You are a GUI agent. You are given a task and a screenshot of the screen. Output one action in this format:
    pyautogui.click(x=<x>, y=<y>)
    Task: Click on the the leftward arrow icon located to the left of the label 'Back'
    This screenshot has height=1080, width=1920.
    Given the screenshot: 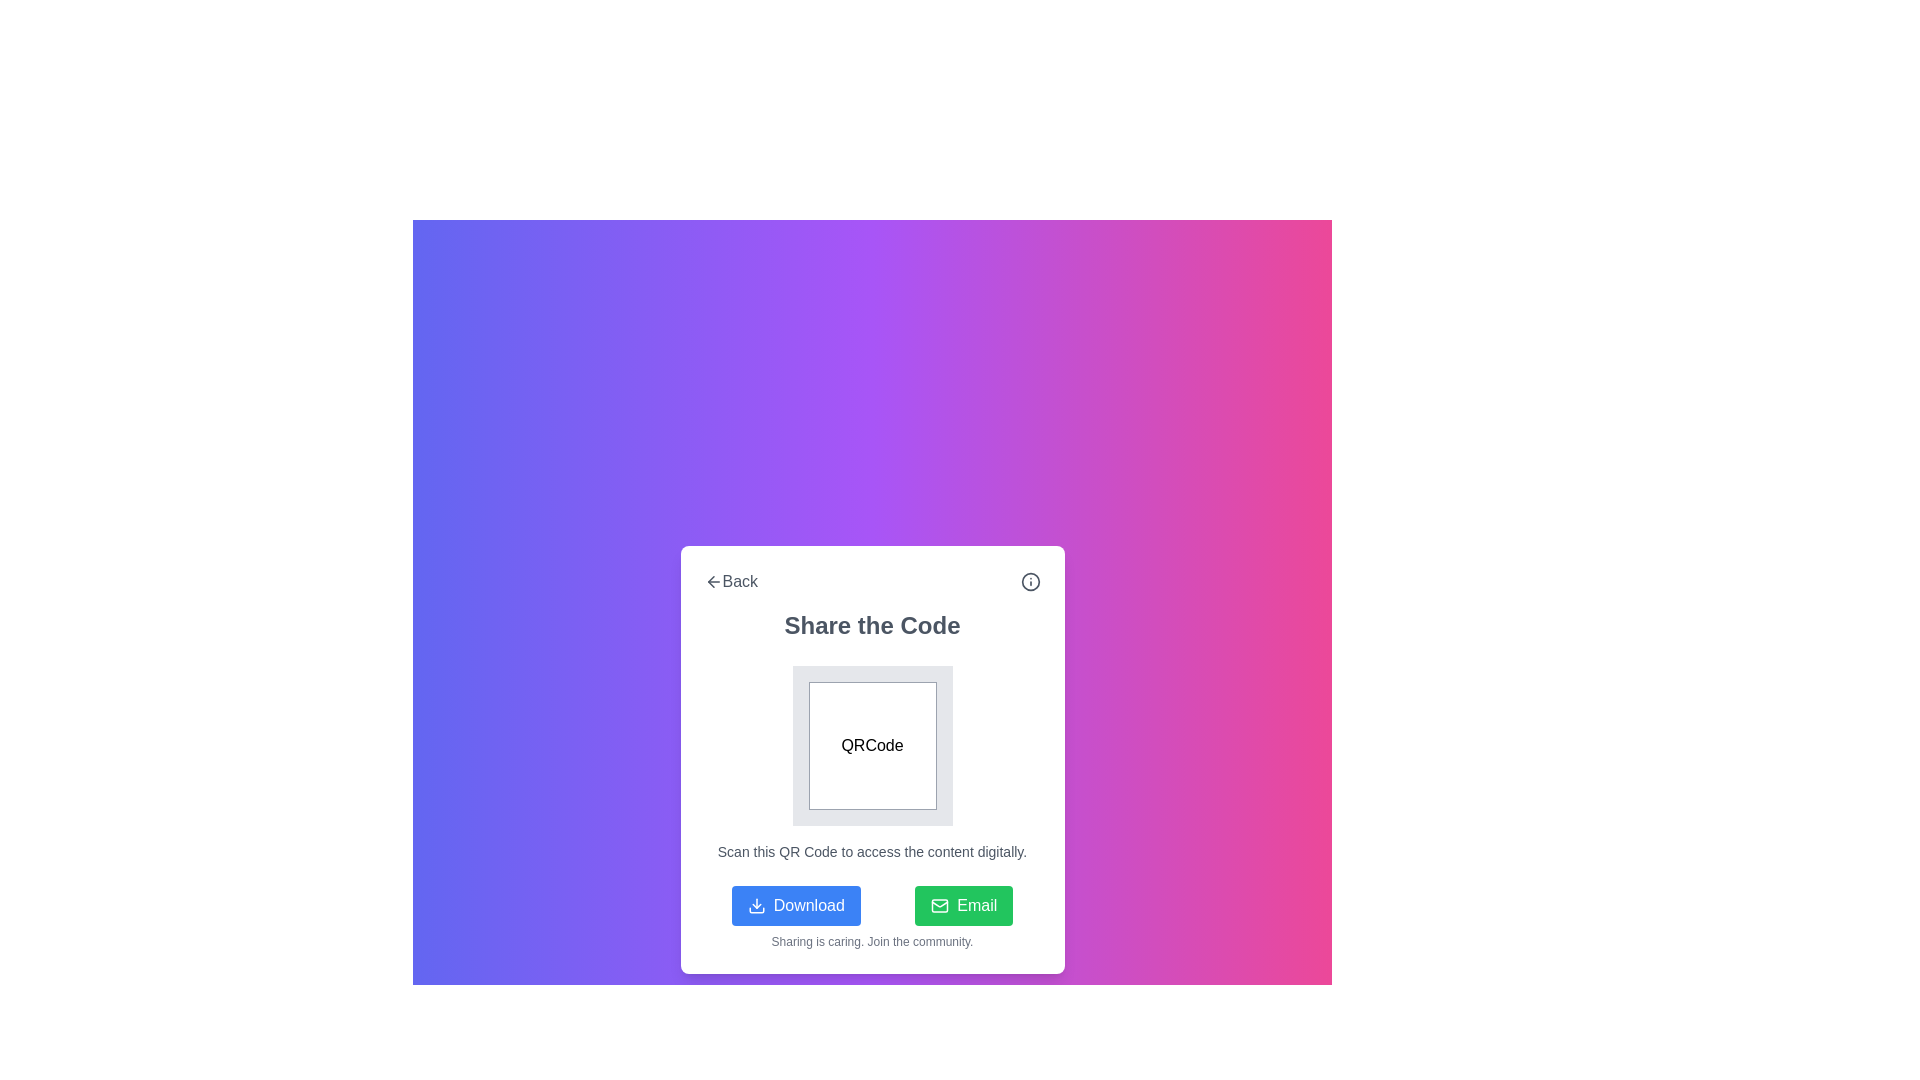 What is the action you would take?
    pyautogui.click(x=713, y=582)
    